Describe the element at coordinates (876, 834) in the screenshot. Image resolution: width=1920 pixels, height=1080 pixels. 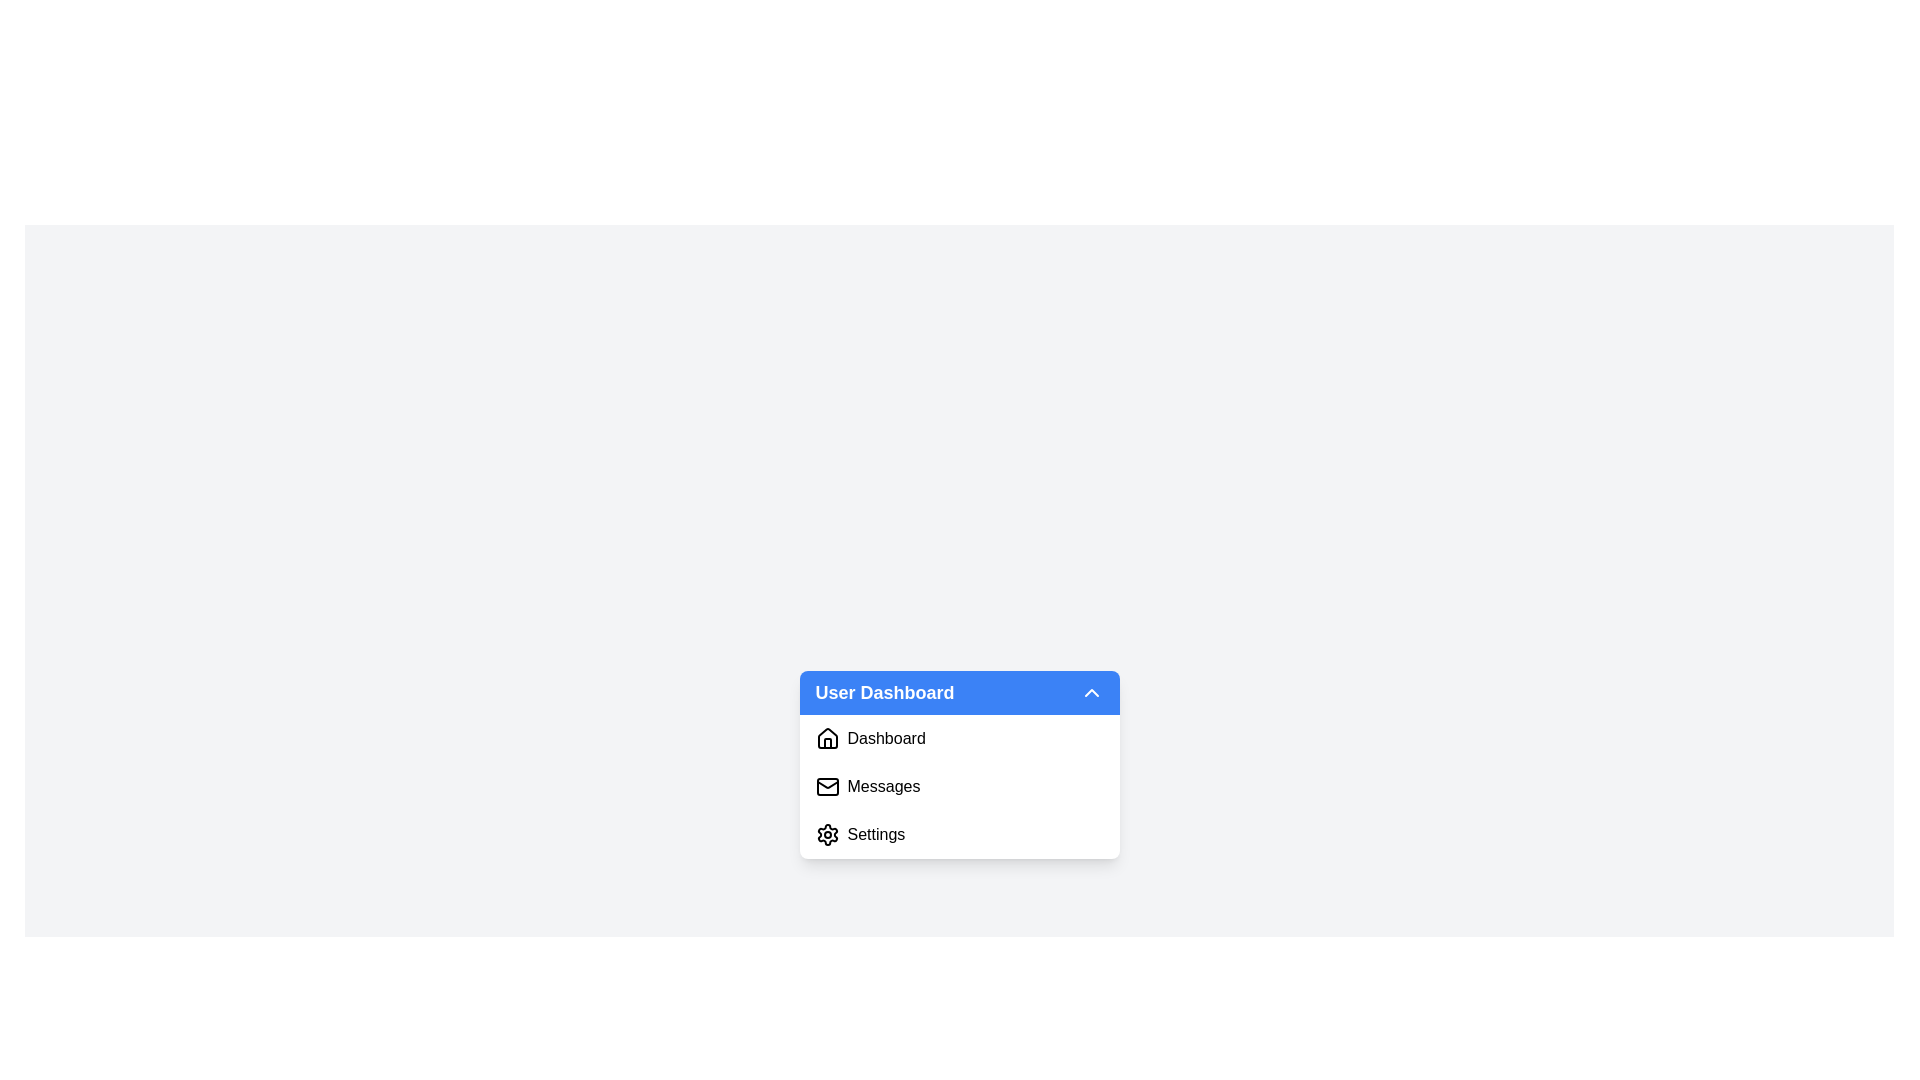
I see `the 'Settings' text label in the vertical navigation menu of the 'User Dashboard'` at that location.